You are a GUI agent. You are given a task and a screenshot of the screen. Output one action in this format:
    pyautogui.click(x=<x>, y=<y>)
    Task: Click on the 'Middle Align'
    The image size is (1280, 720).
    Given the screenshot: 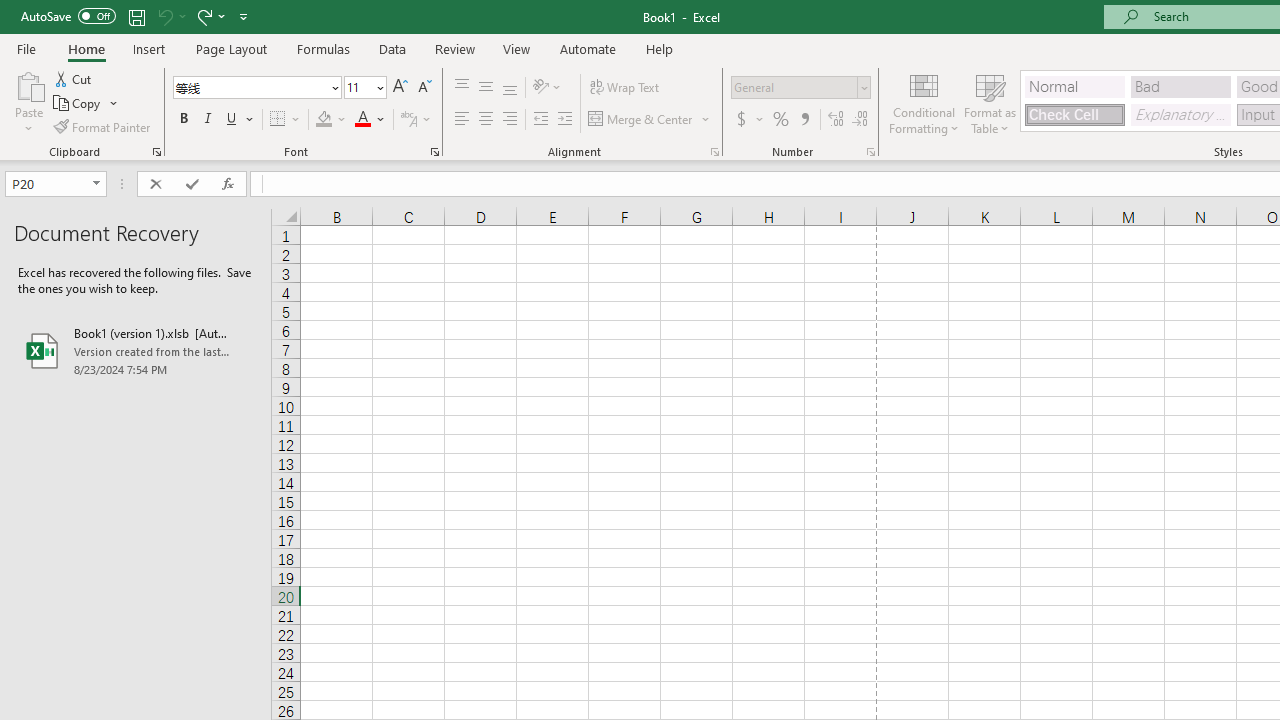 What is the action you would take?
    pyautogui.click(x=485, y=86)
    